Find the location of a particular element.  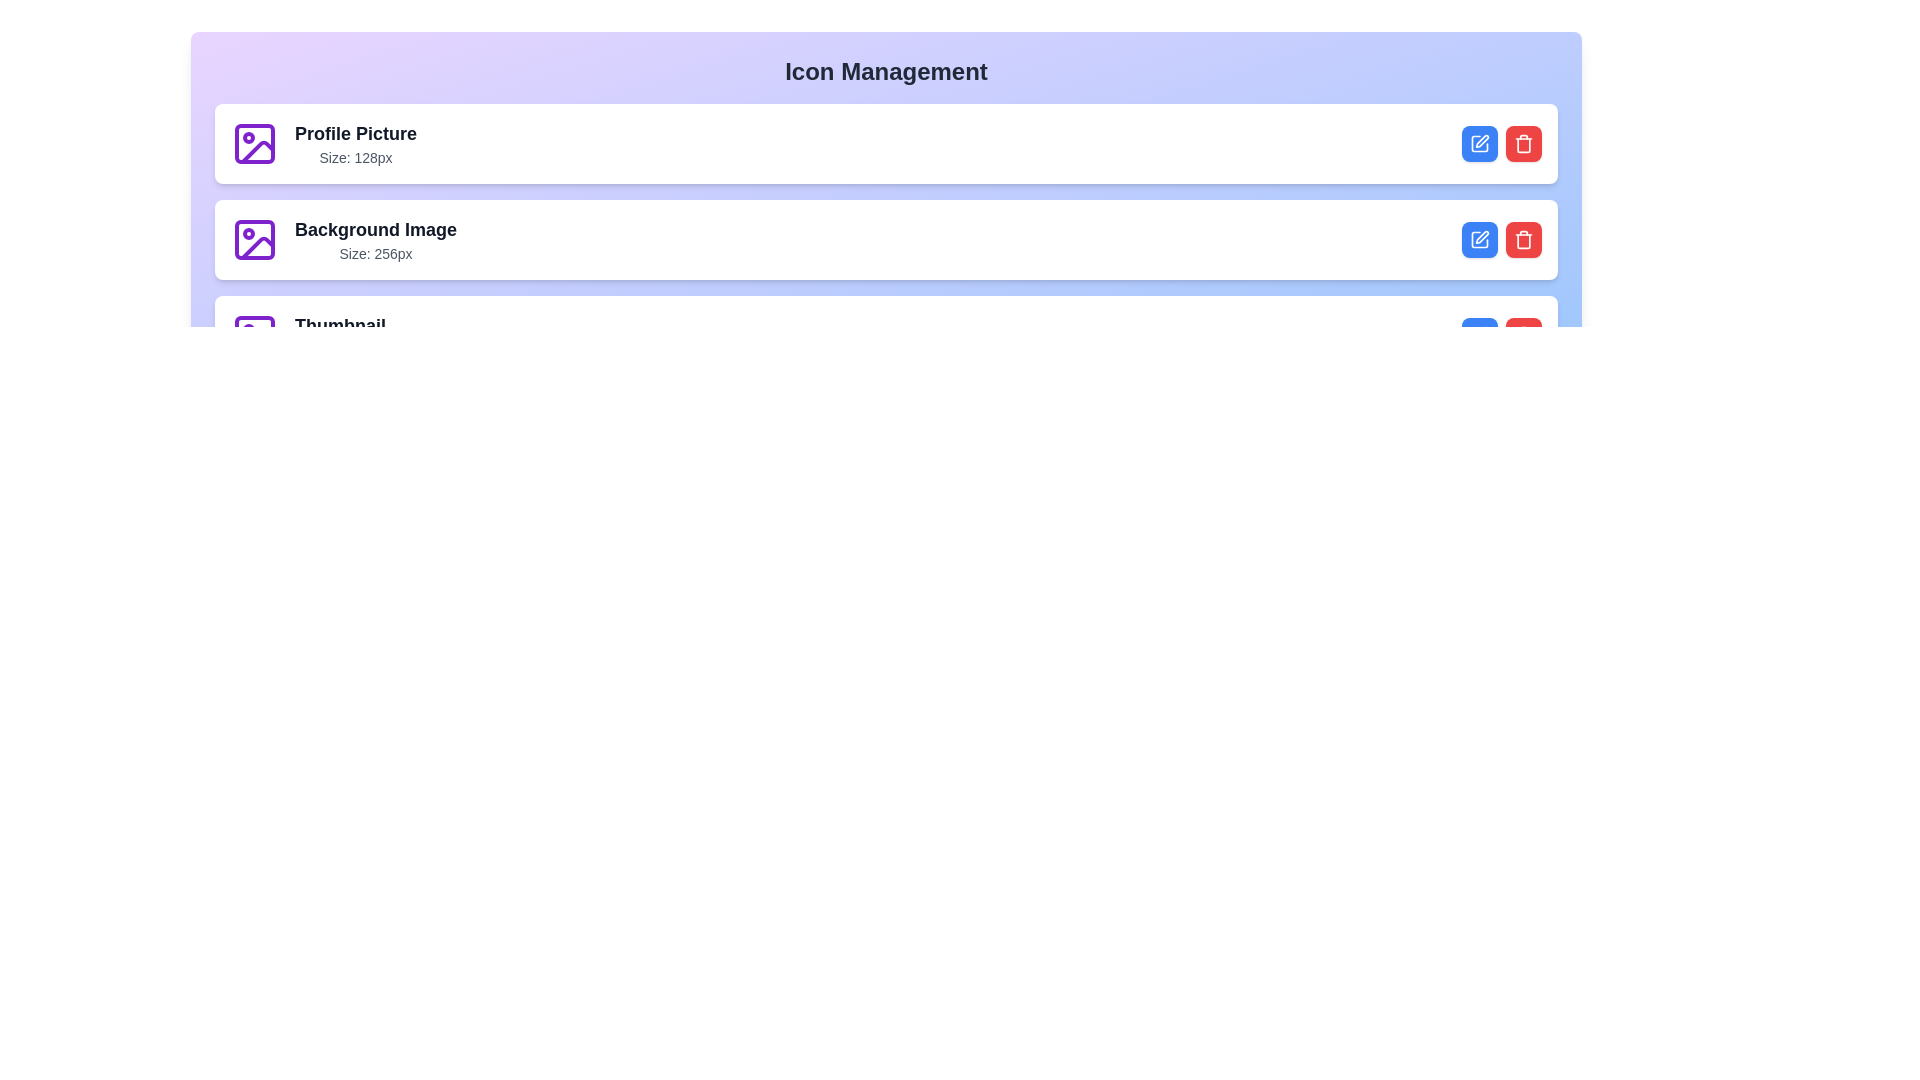

the static descriptive text displaying 'Size: 256px', which is positioned below the 'Background Image' heading is located at coordinates (375, 253).